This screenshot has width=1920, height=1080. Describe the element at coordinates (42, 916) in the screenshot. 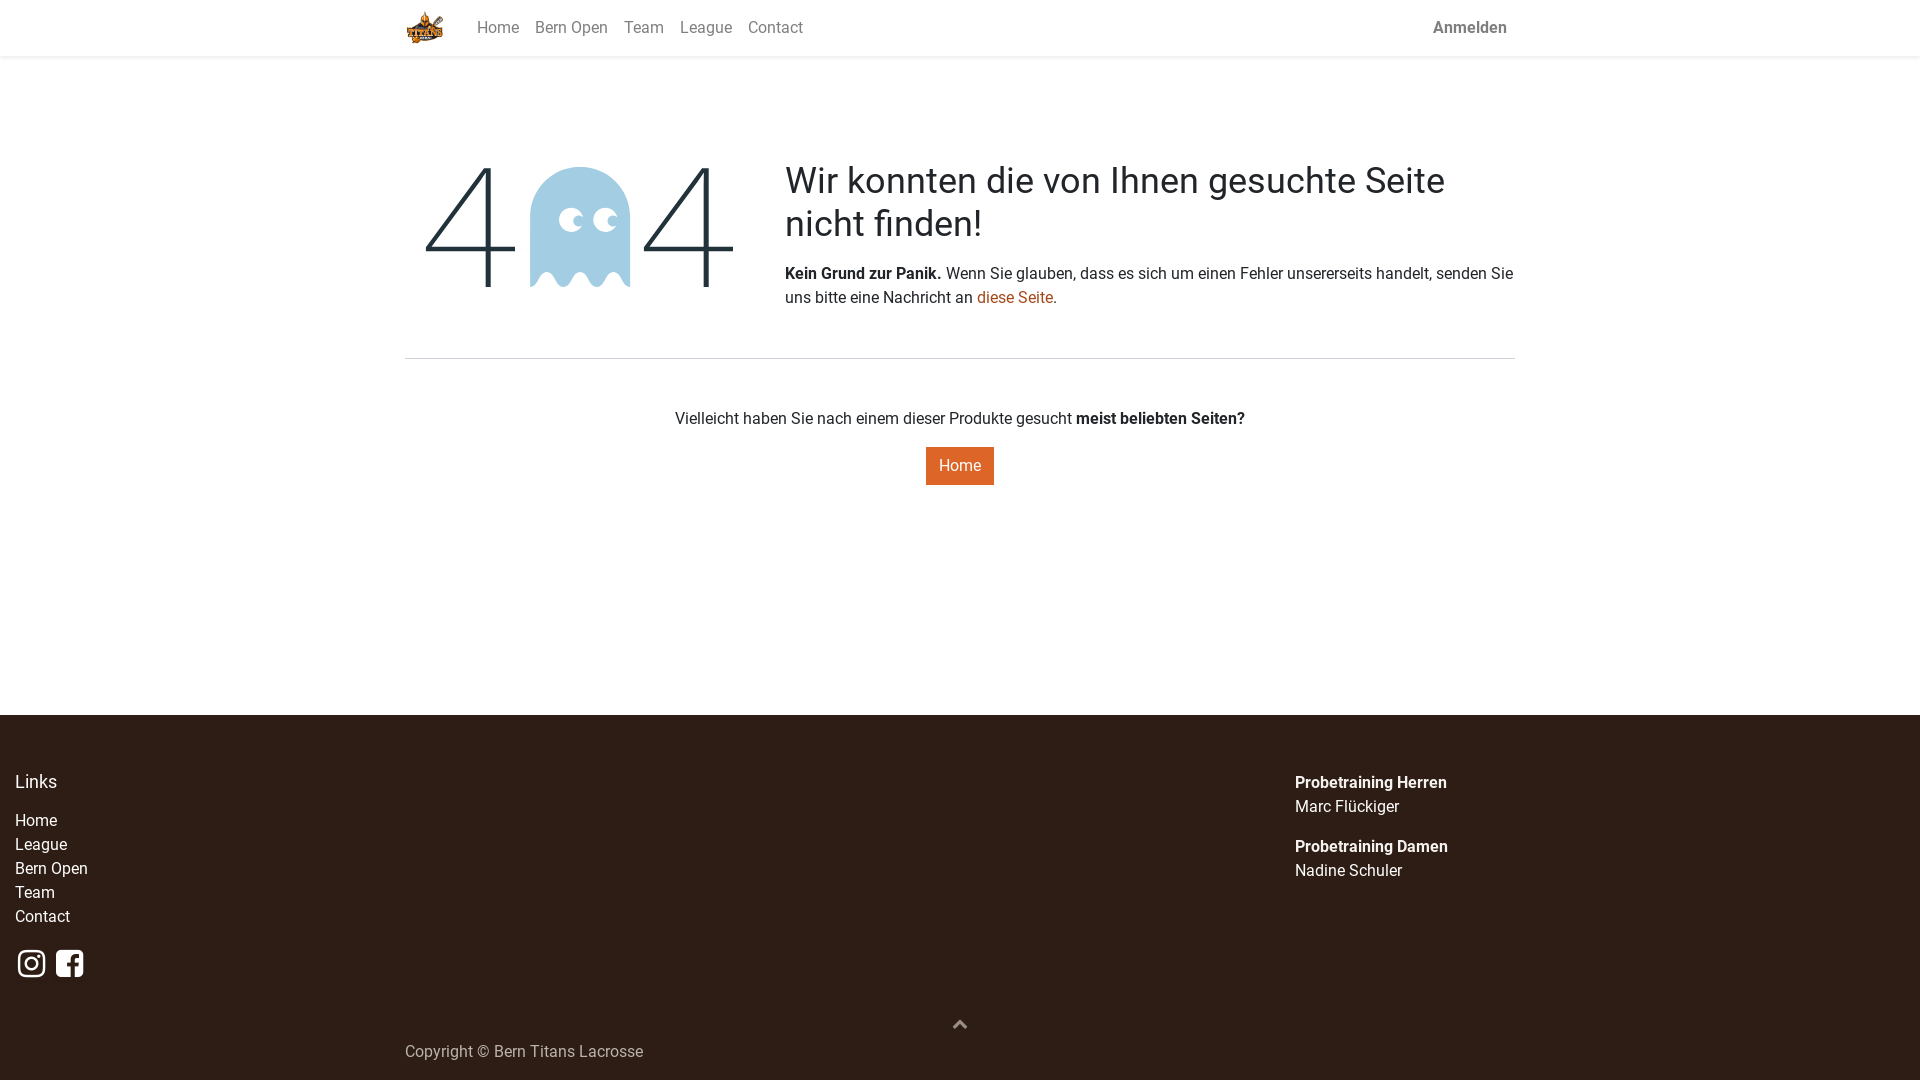

I see `'Contact'` at that location.